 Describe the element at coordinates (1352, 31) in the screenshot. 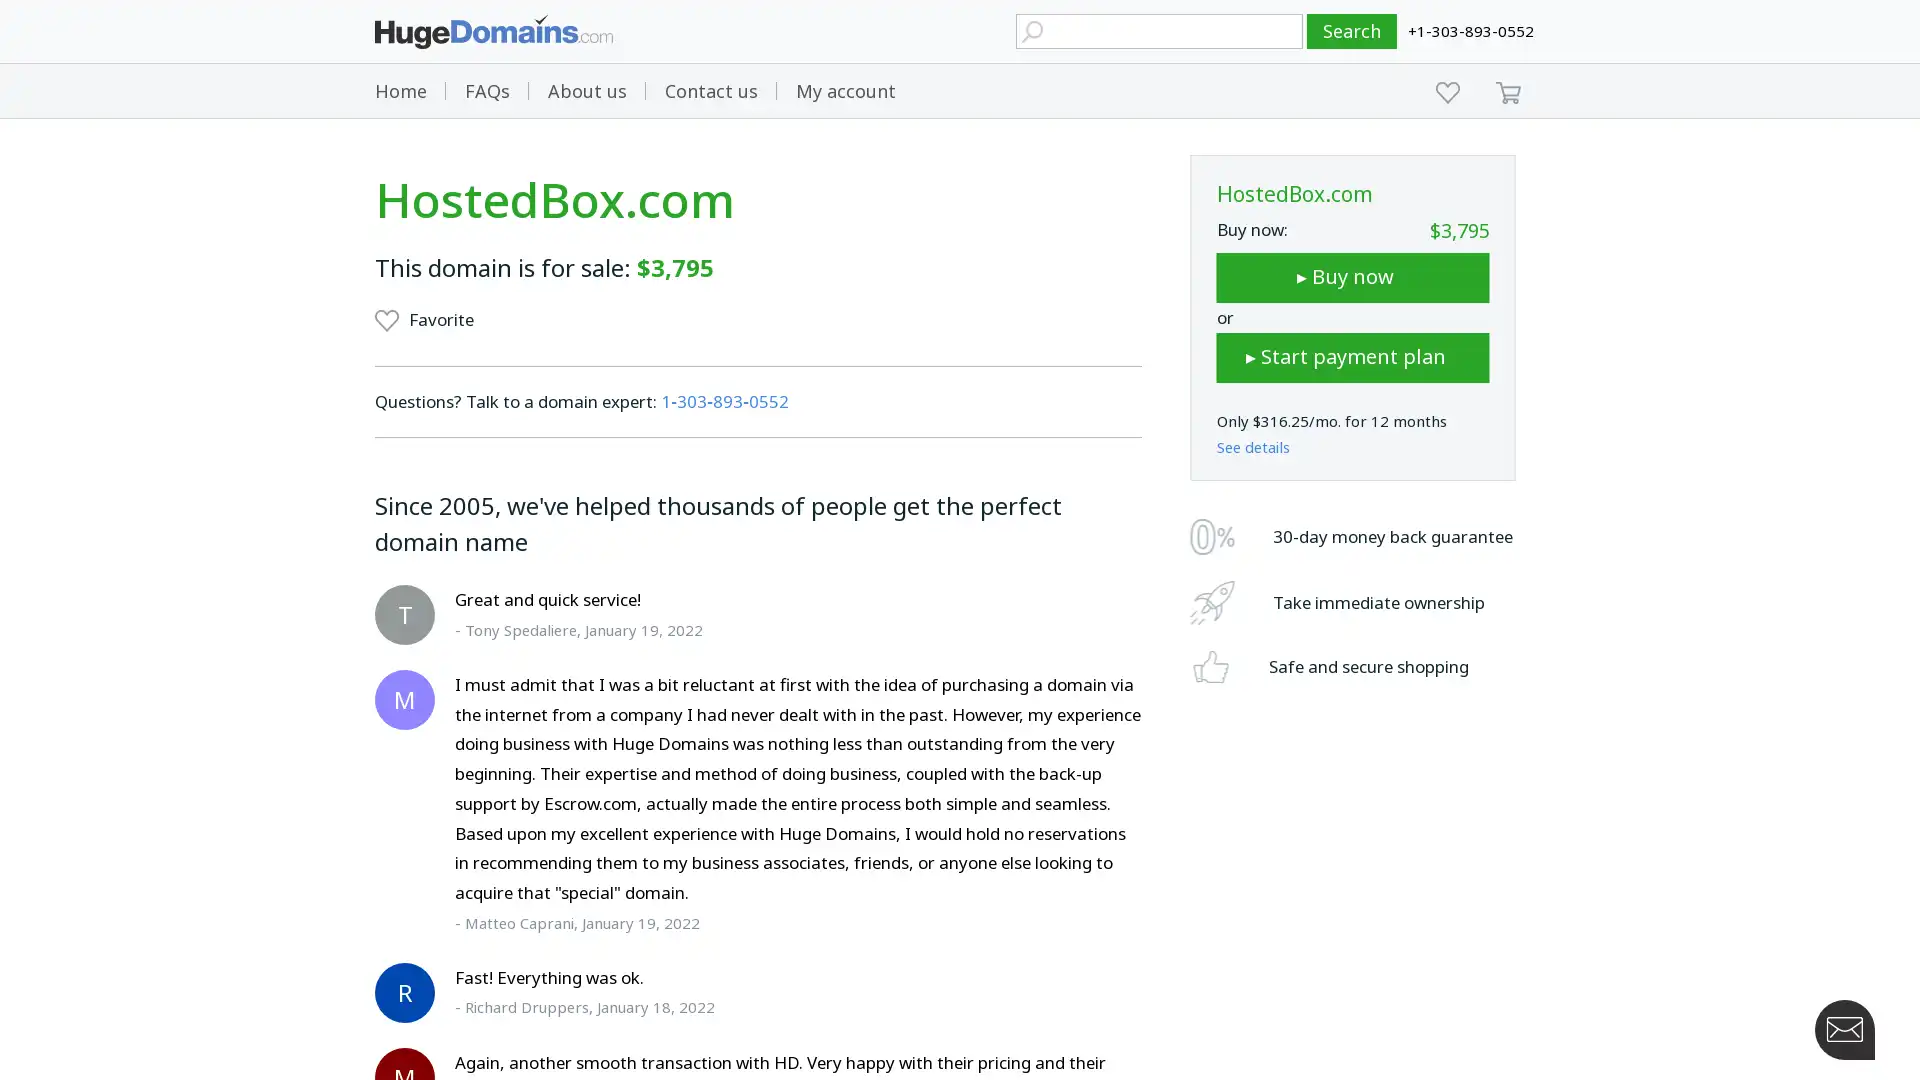

I see `Search` at that location.